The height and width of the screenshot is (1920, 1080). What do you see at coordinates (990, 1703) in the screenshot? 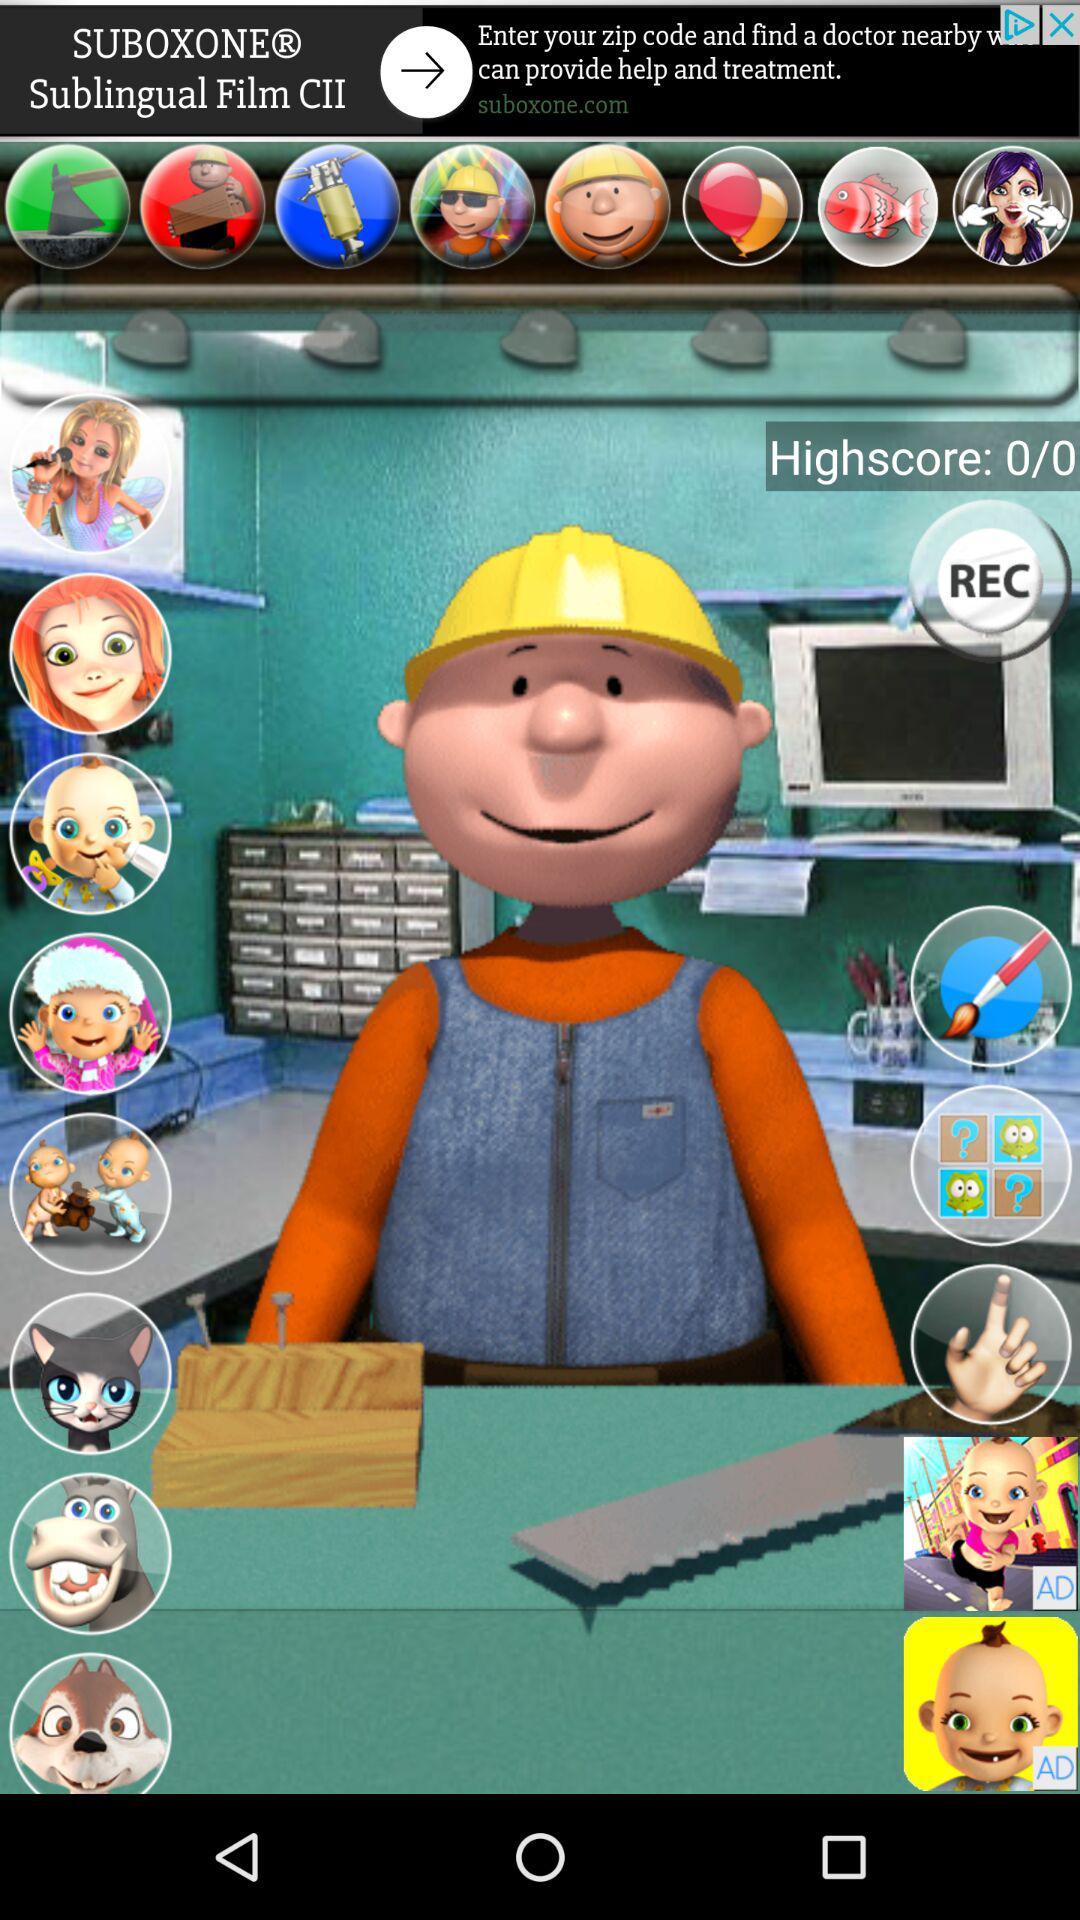
I see `a select option` at bounding box center [990, 1703].